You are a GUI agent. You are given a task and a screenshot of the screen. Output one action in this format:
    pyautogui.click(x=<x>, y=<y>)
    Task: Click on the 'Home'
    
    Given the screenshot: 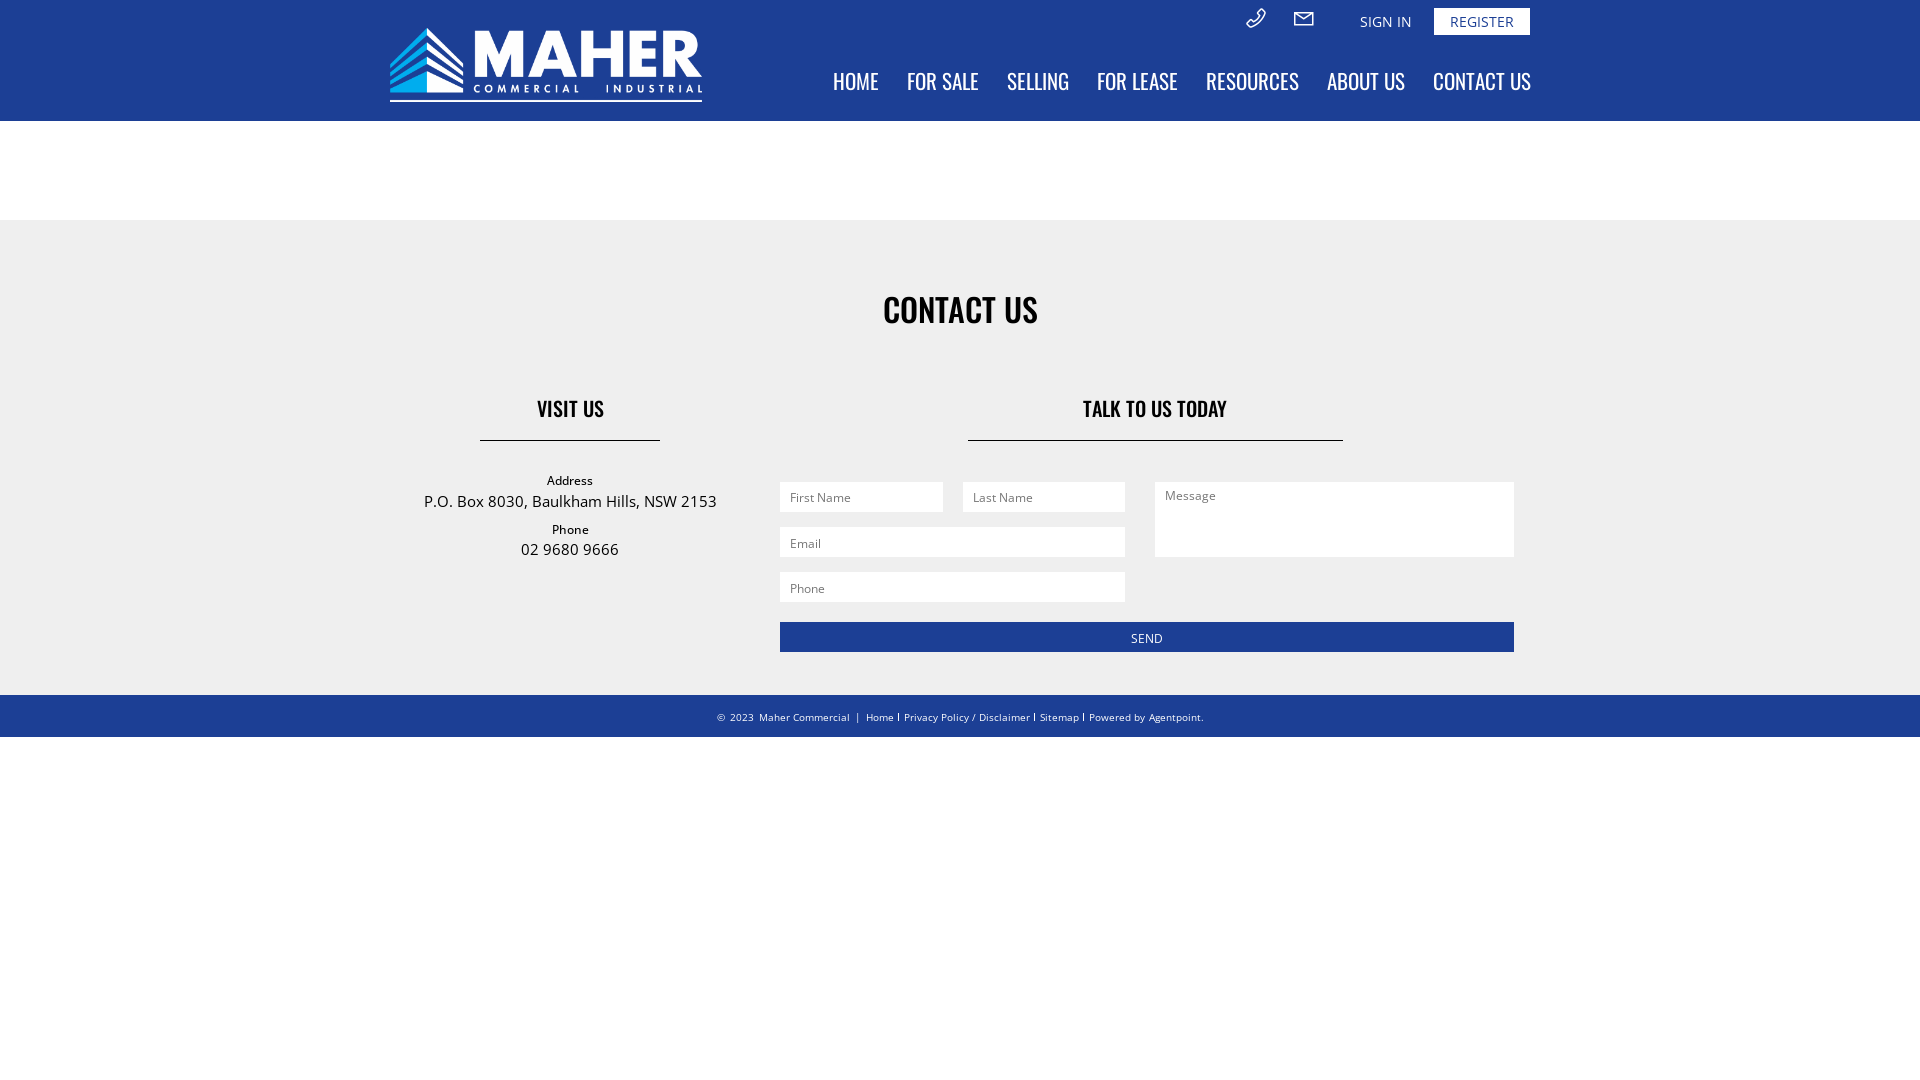 What is the action you would take?
    pyautogui.click(x=865, y=716)
    